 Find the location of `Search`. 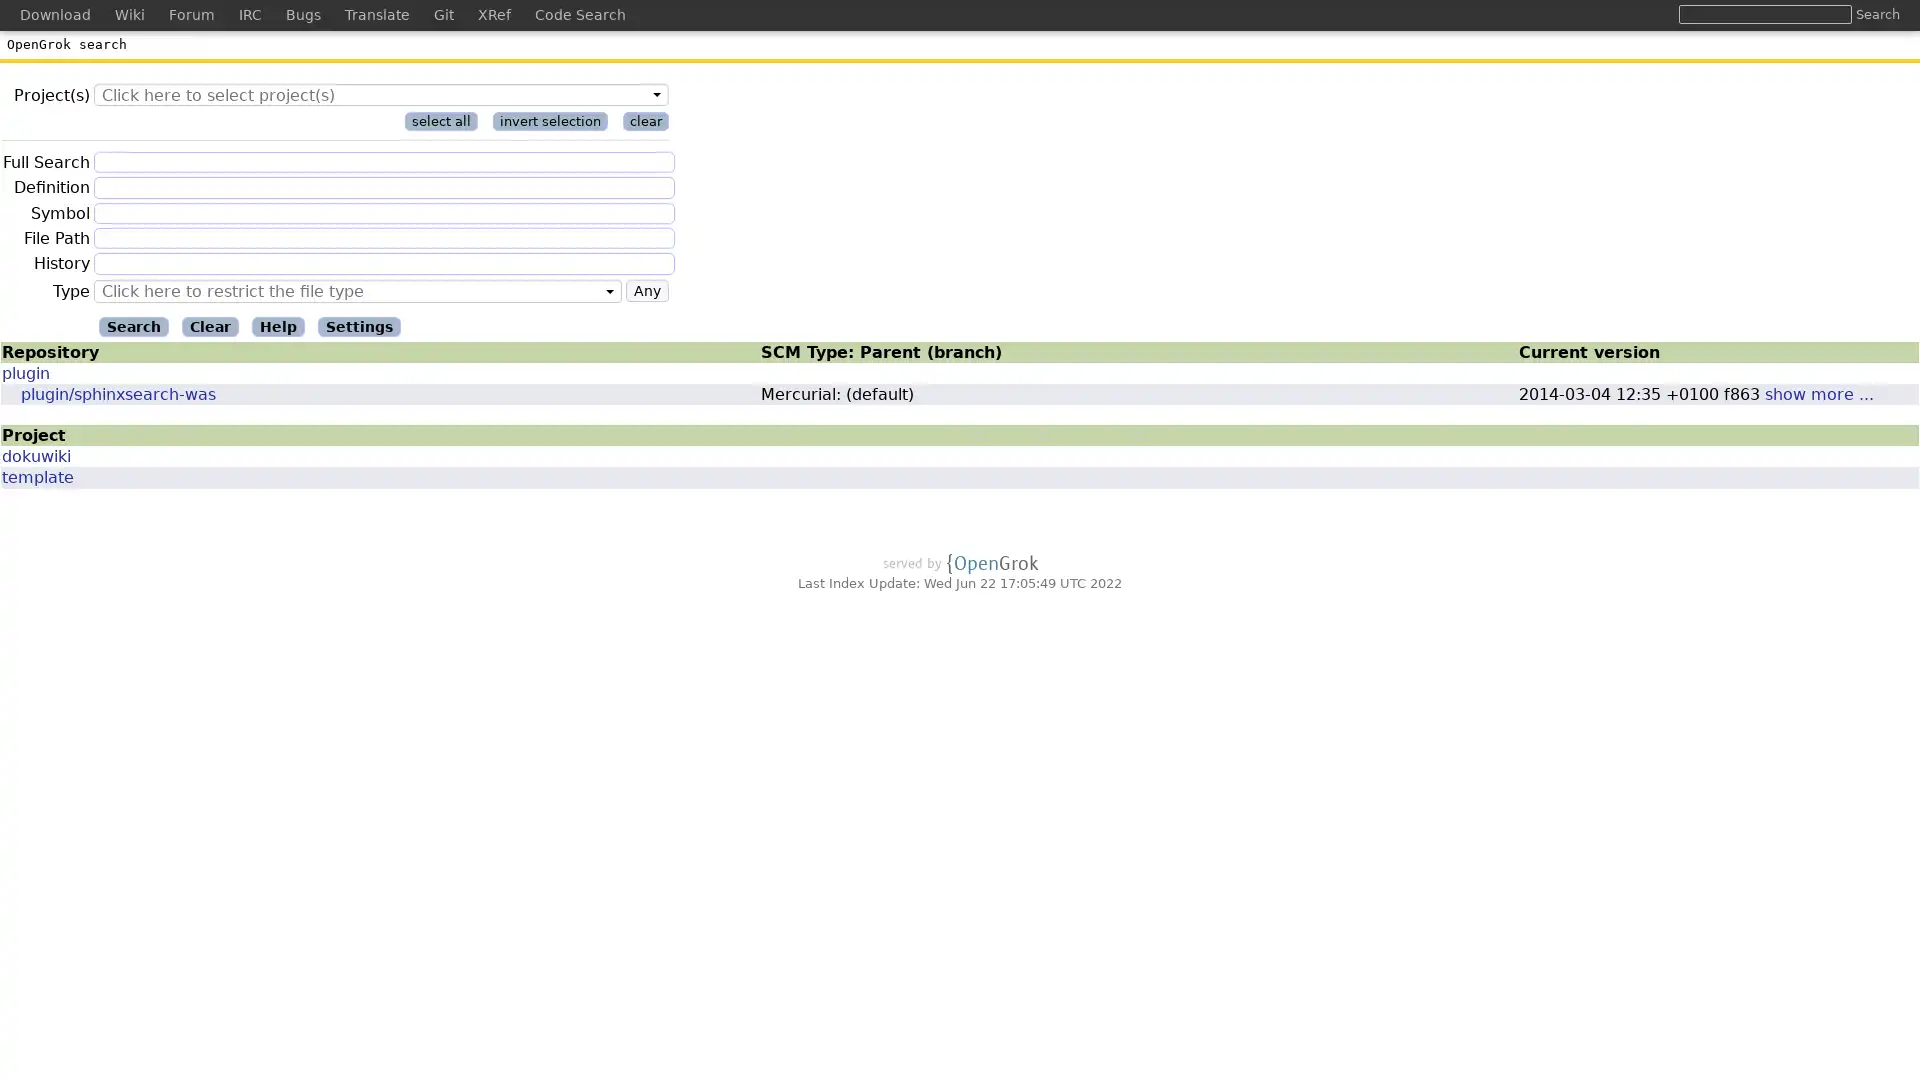

Search is located at coordinates (133, 325).